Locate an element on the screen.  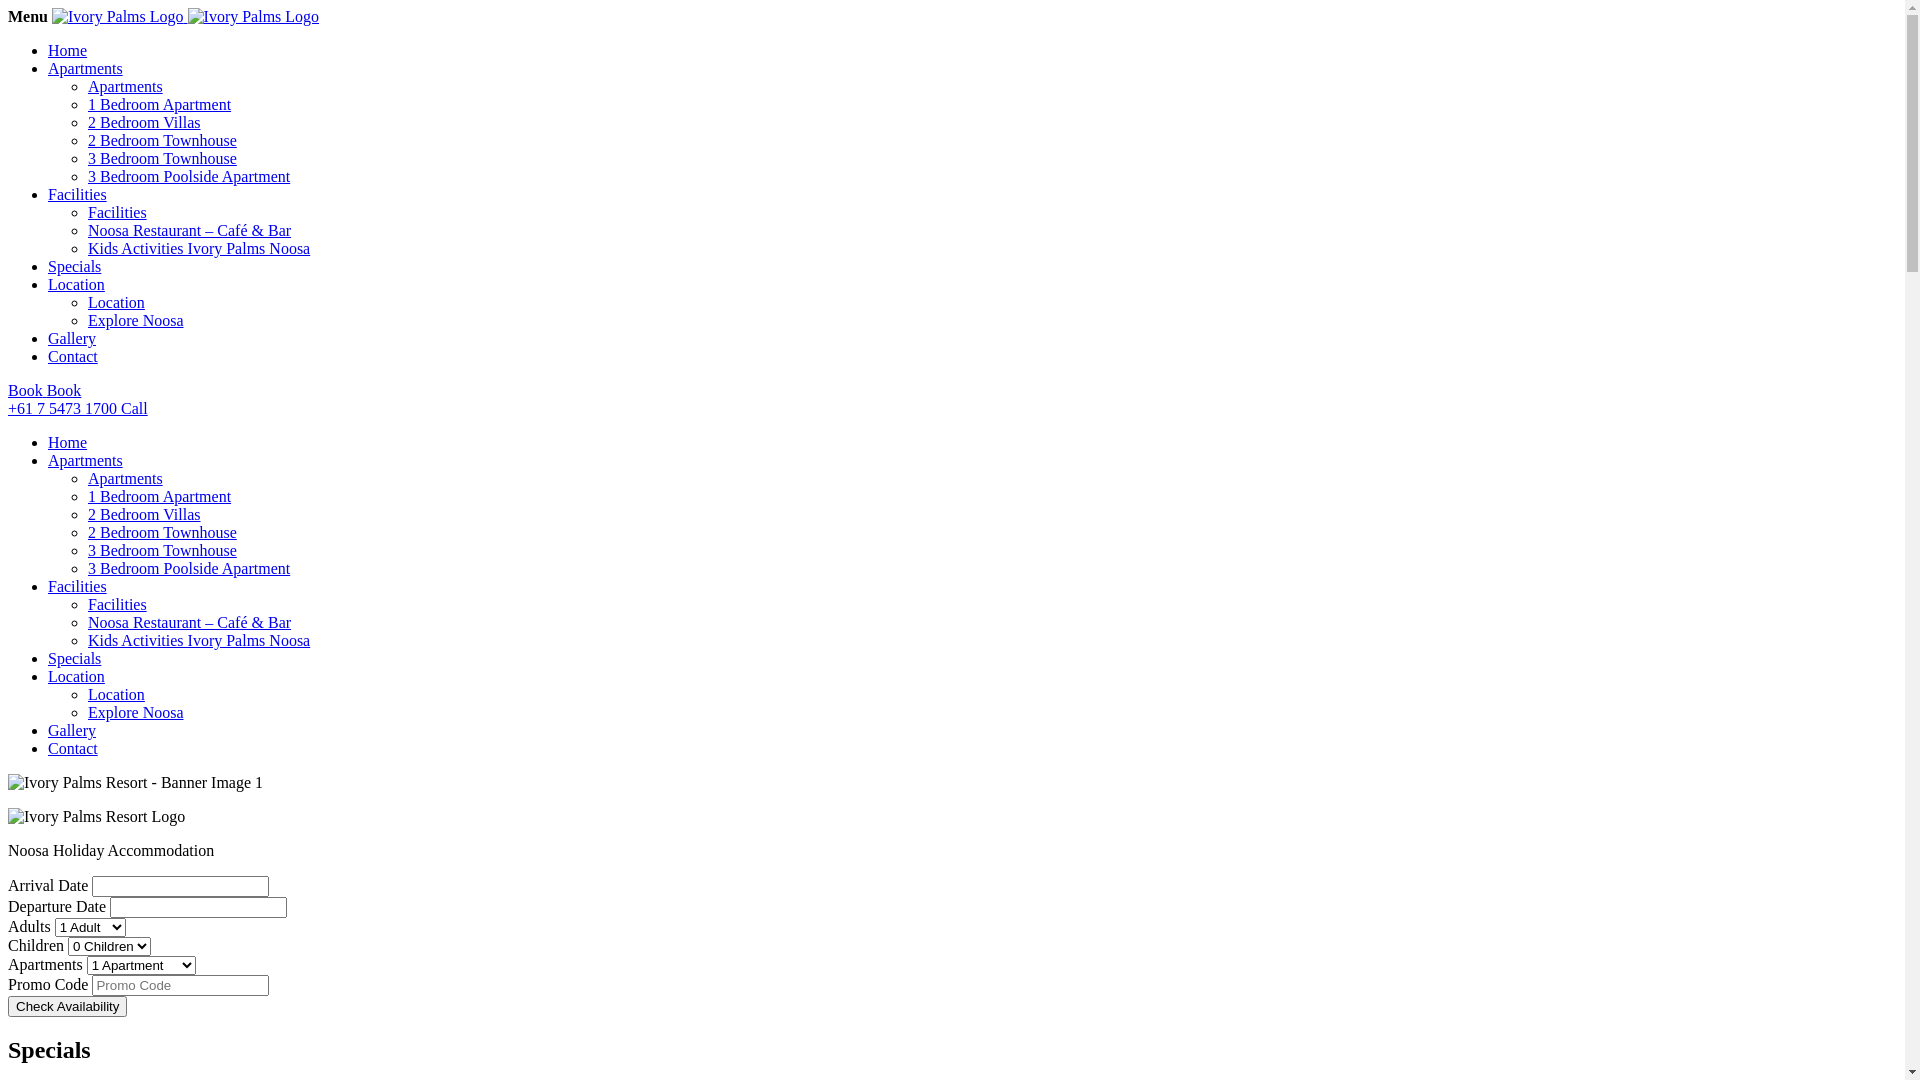
'Apartments' is located at coordinates (48, 460).